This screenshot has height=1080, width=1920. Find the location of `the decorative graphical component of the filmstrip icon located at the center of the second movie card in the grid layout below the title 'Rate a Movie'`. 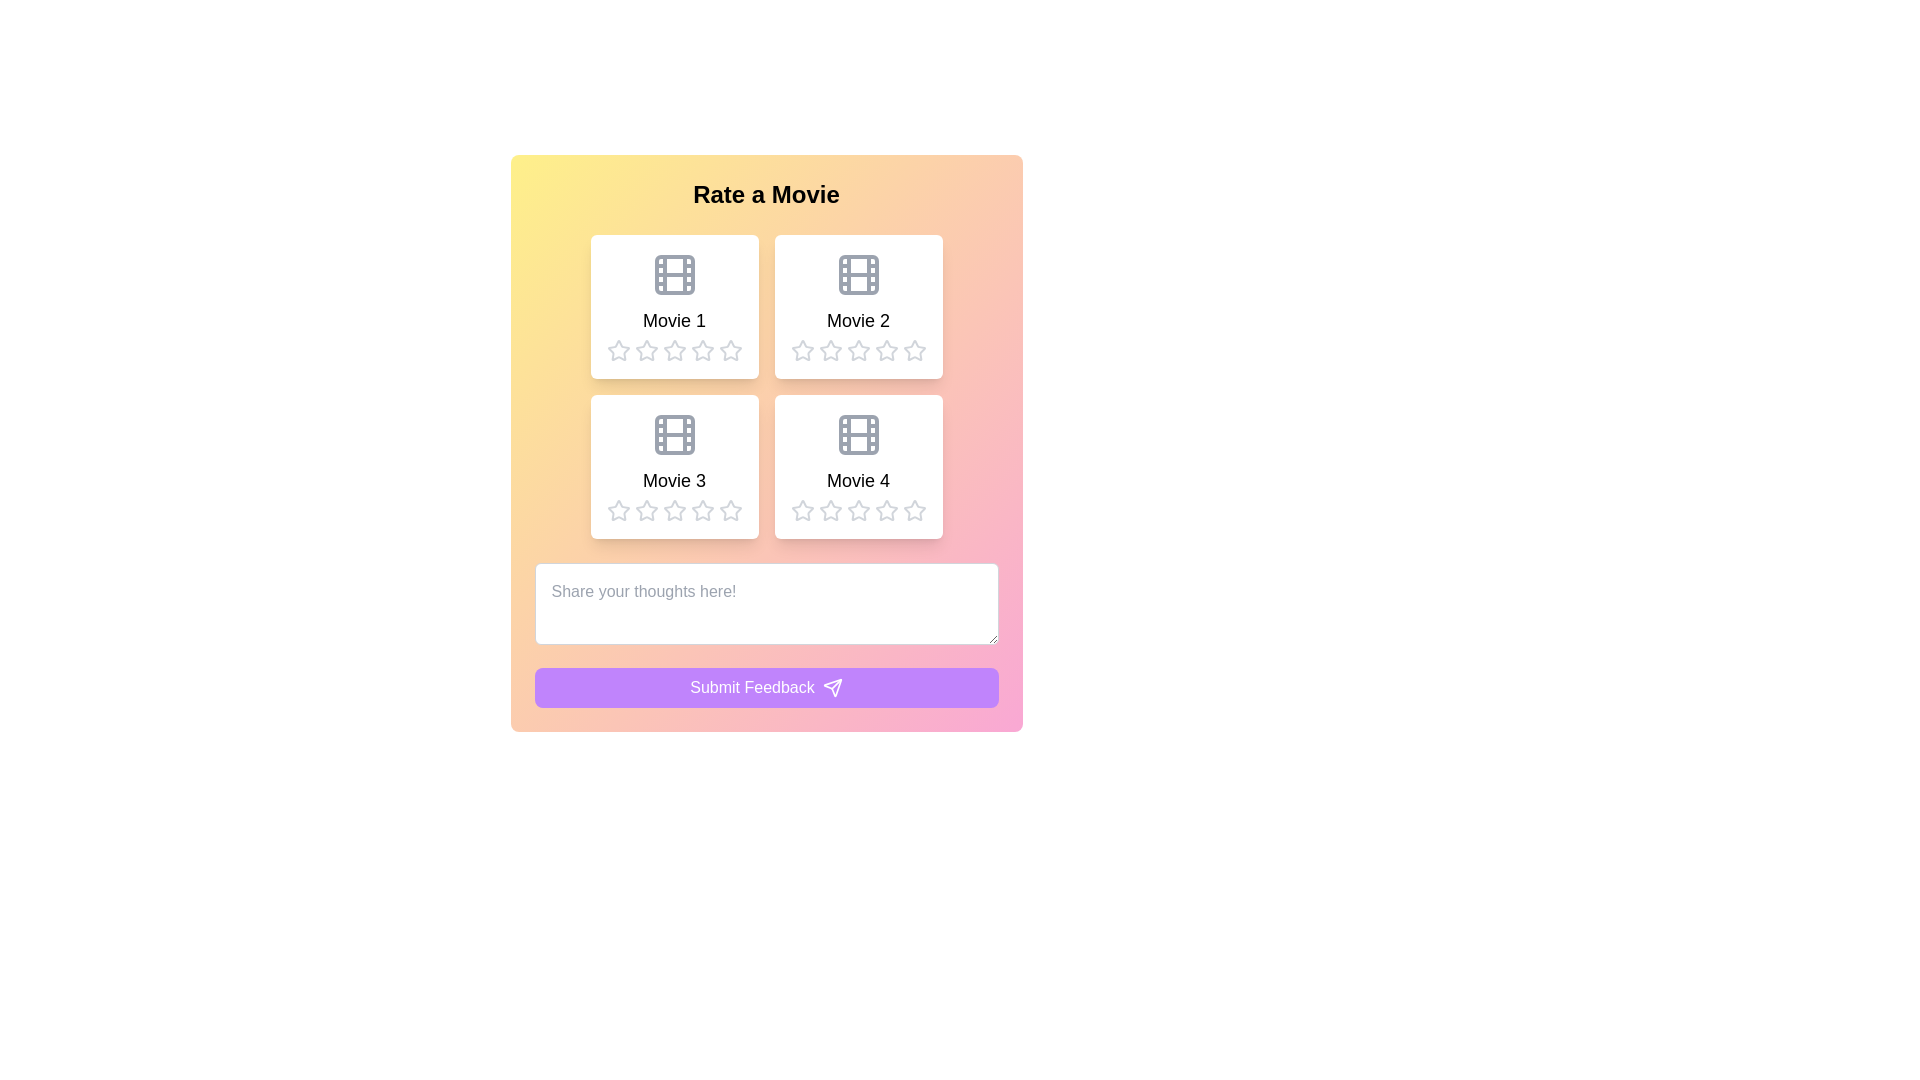

the decorative graphical component of the filmstrip icon located at the center of the second movie card in the grid layout below the title 'Rate a Movie' is located at coordinates (858, 274).